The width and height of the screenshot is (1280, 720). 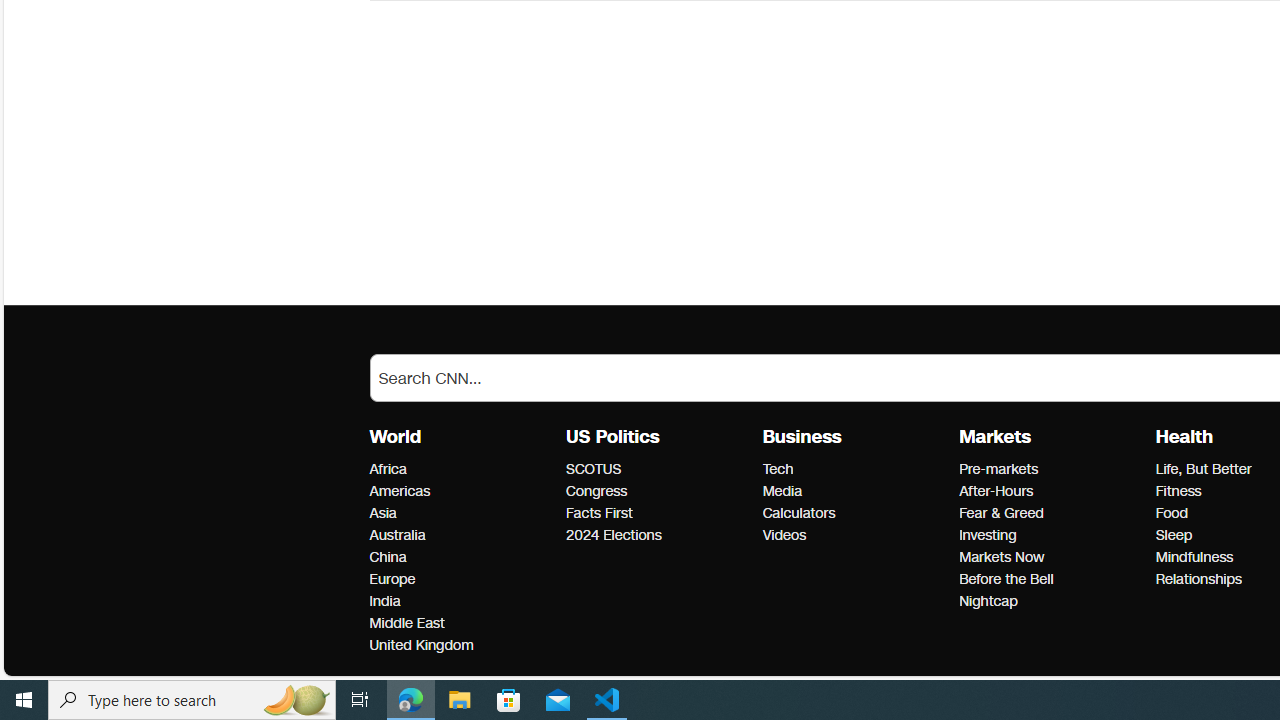 I want to click on 'SCOTUS', so click(x=658, y=469).